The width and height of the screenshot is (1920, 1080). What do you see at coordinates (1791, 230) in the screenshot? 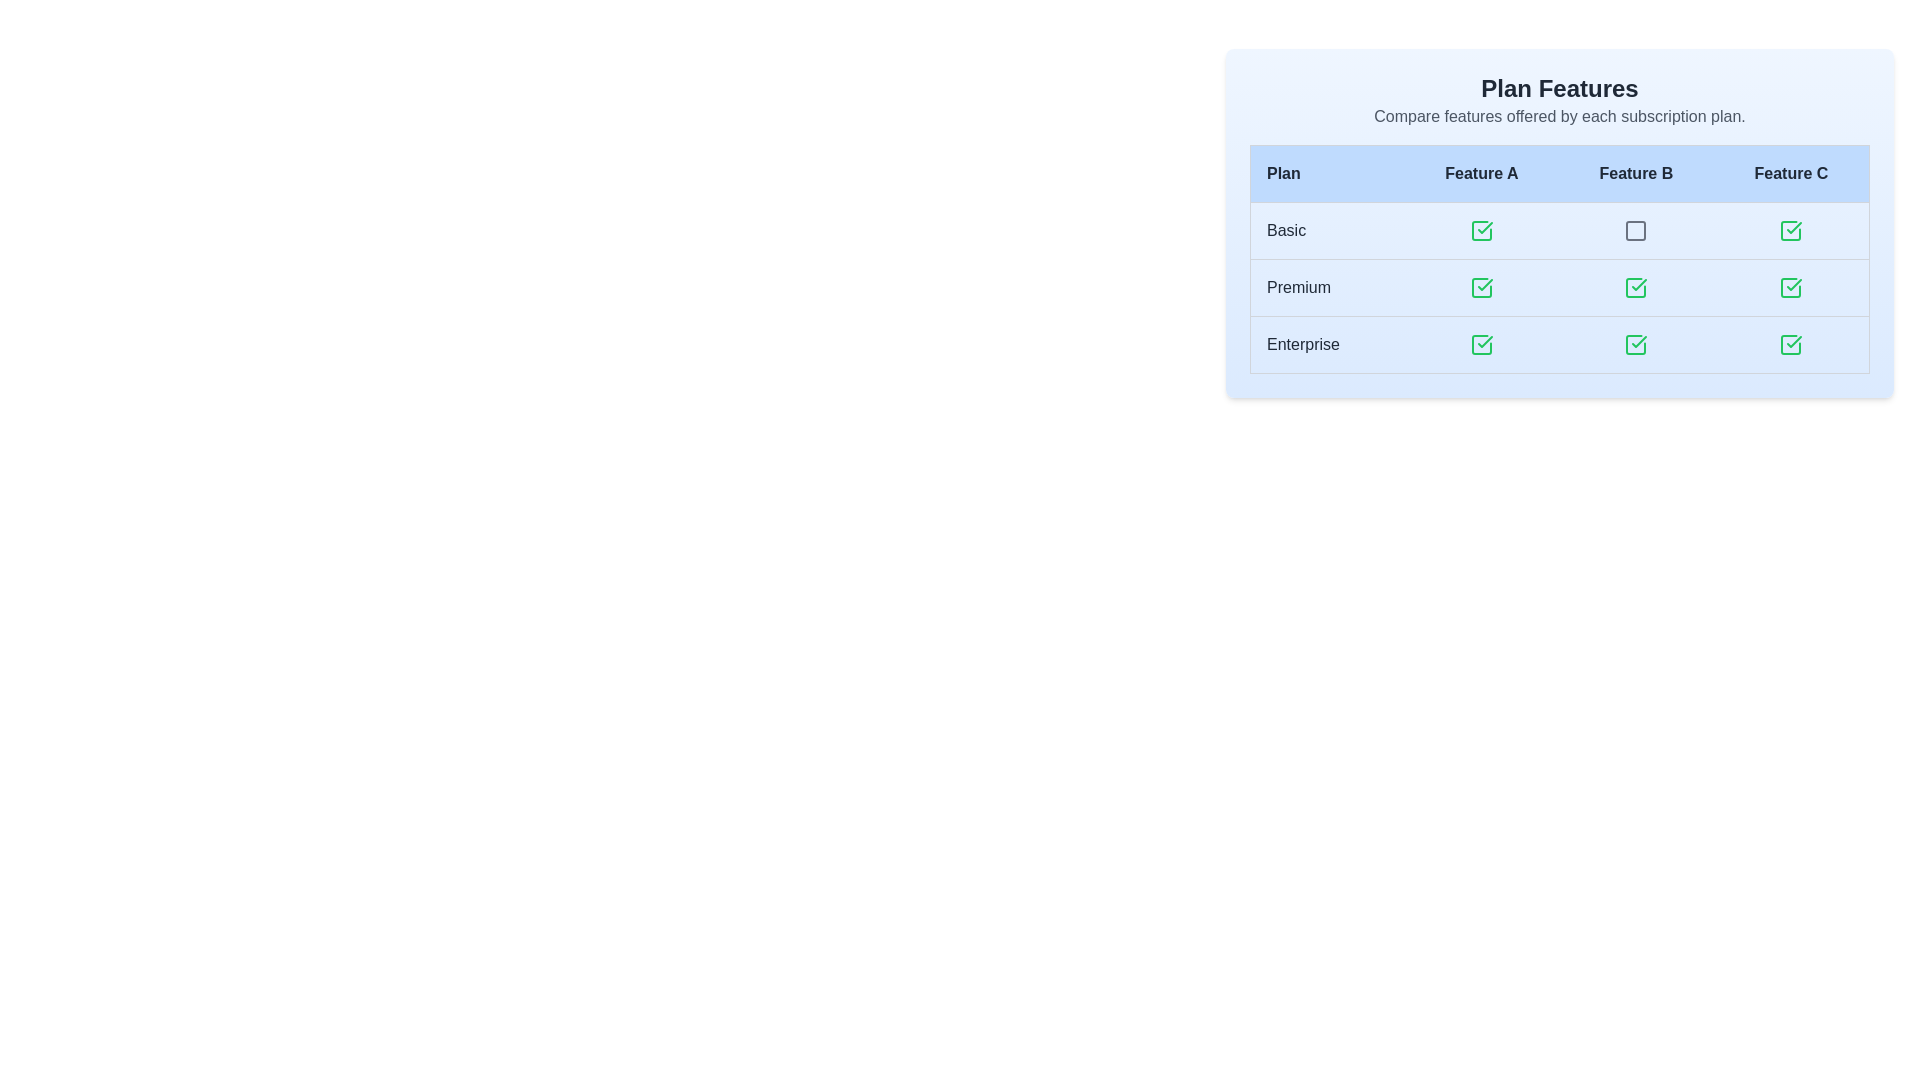
I see `the icon indicating that the 'Basic' plan includes 'Feature C', located in the last cell of the first row of the table structure` at bounding box center [1791, 230].